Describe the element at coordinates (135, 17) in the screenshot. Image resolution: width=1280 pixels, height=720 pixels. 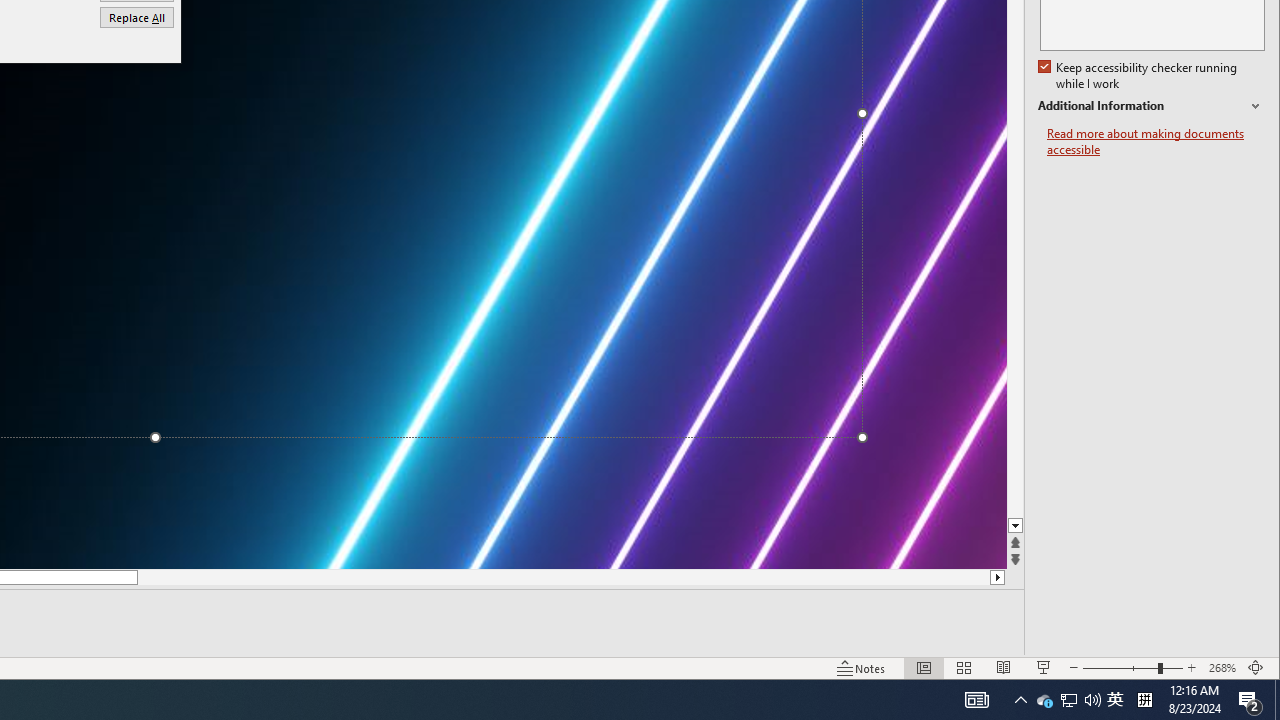
I see `'Replace All'` at that location.